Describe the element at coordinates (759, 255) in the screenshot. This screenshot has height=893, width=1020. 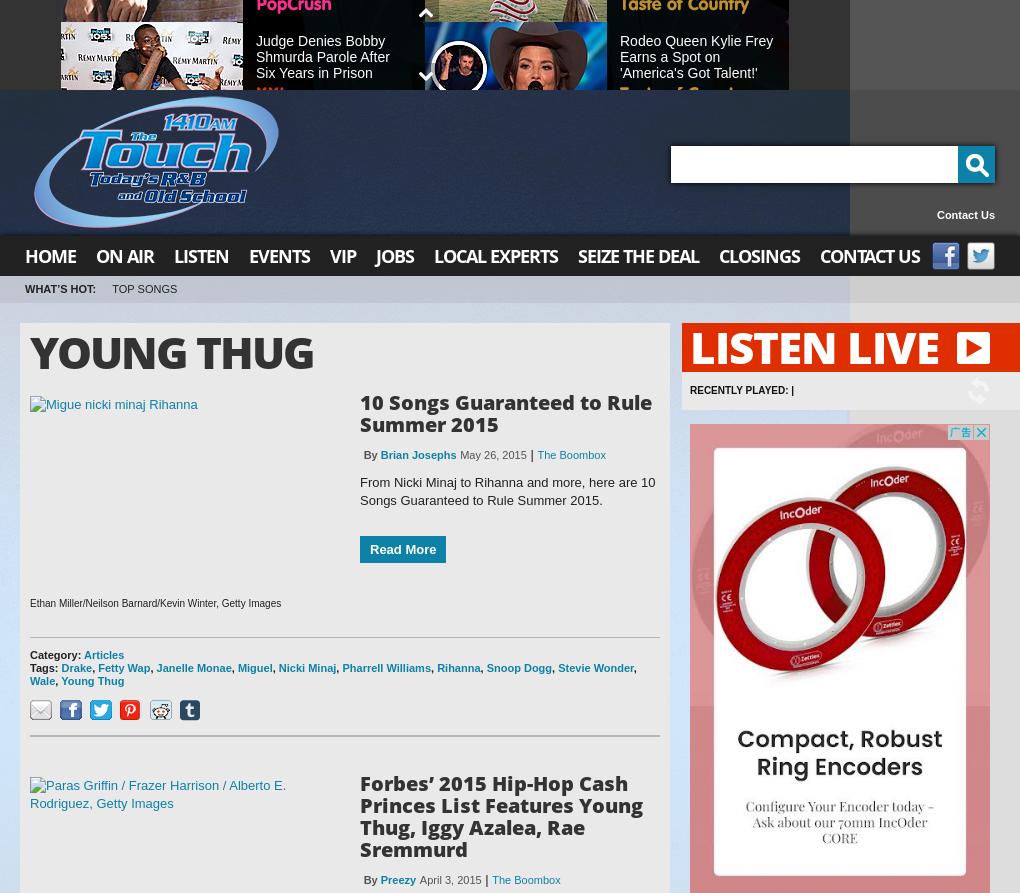
I see `'Closings'` at that location.